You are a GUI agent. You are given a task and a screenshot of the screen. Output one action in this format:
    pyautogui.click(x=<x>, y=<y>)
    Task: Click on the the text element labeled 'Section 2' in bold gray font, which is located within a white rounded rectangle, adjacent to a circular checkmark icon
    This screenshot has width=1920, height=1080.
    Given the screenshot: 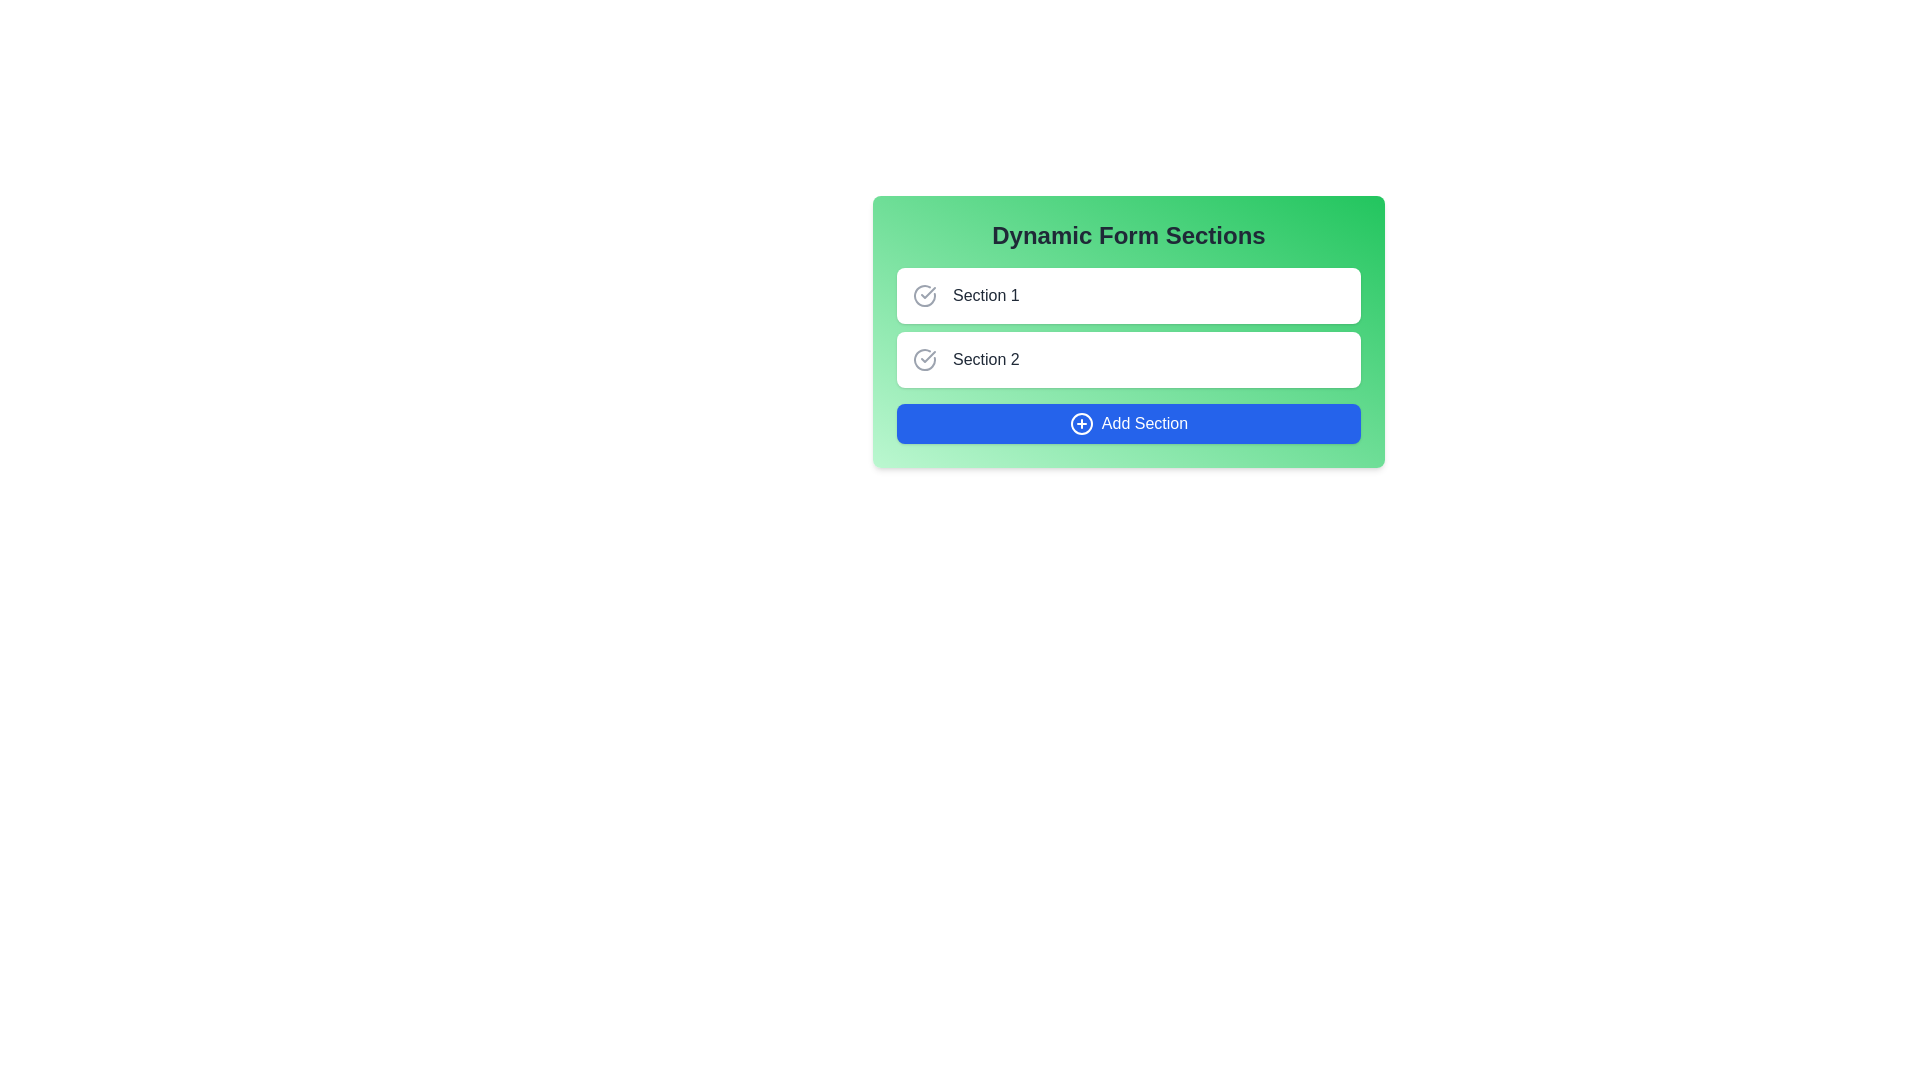 What is the action you would take?
    pyautogui.click(x=986, y=358)
    